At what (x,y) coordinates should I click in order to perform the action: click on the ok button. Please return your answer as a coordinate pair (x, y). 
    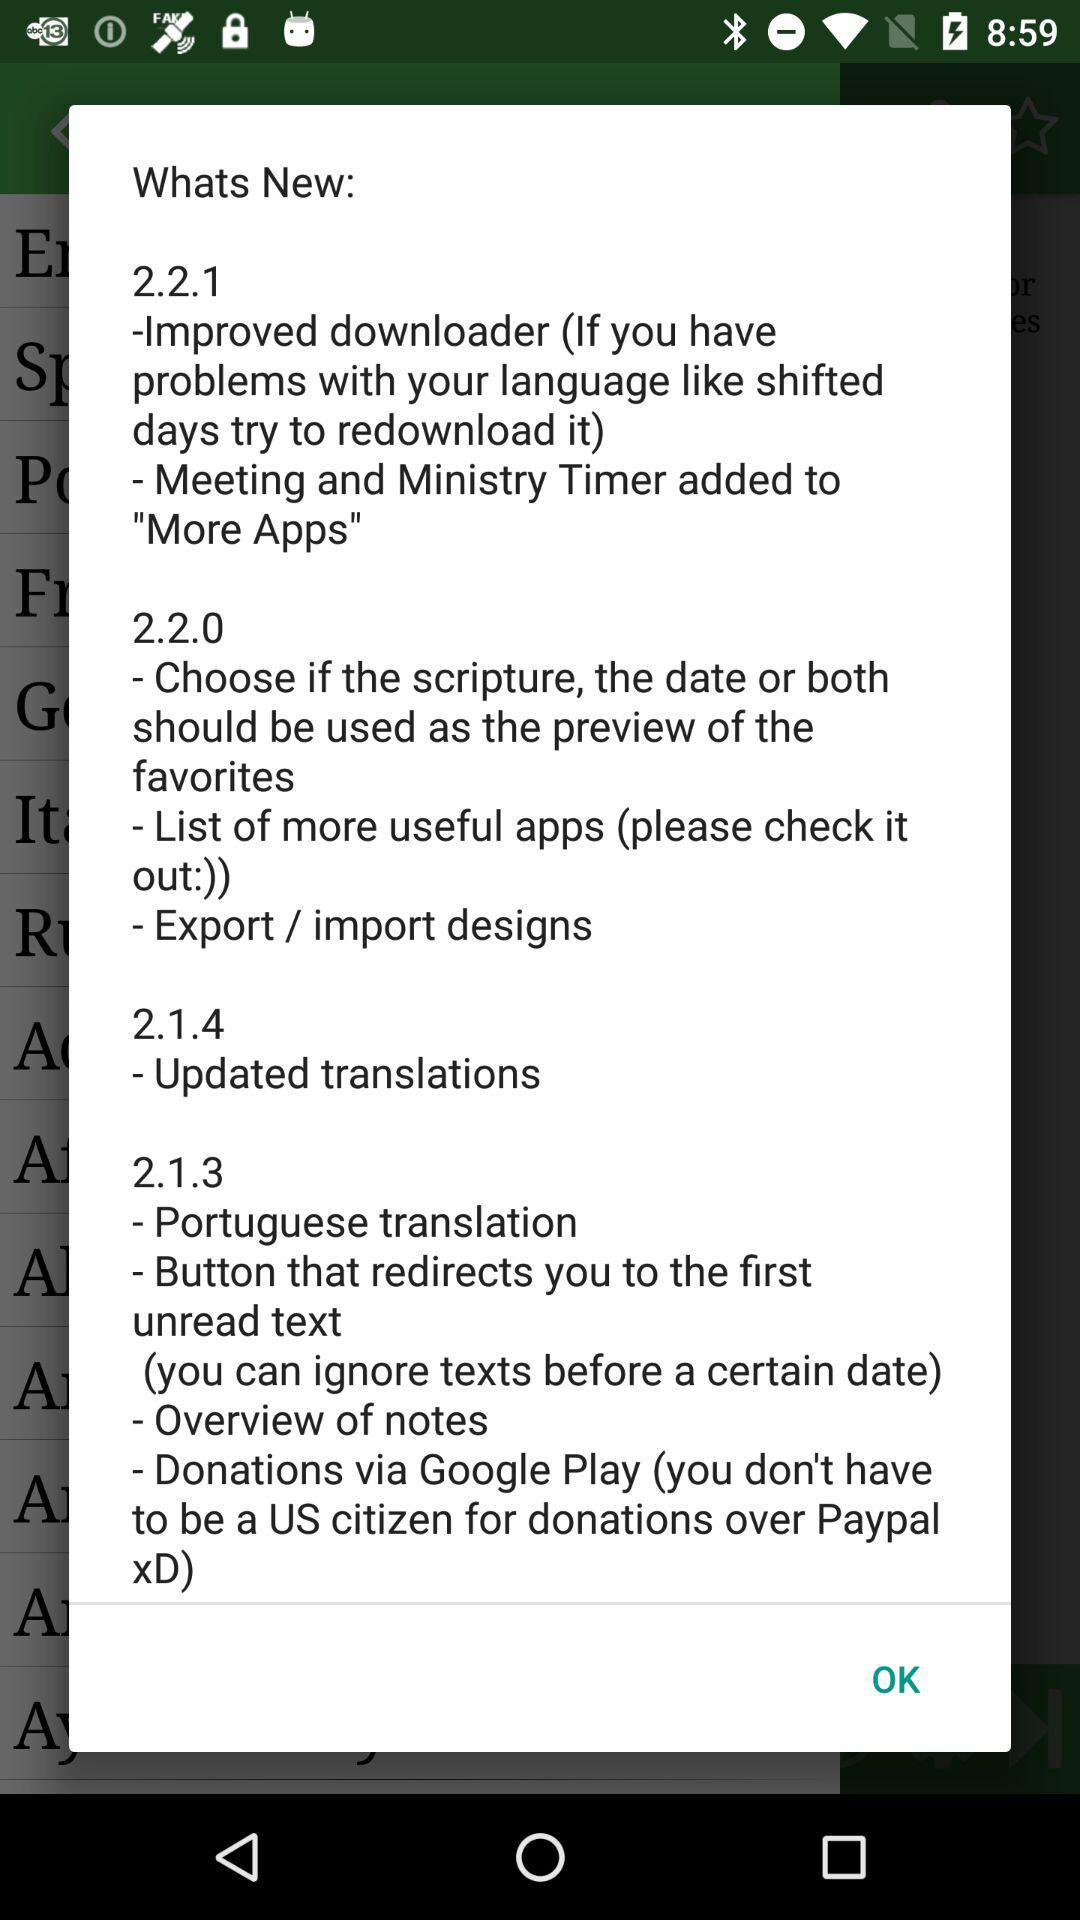
    Looking at the image, I should click on (894, 1678).